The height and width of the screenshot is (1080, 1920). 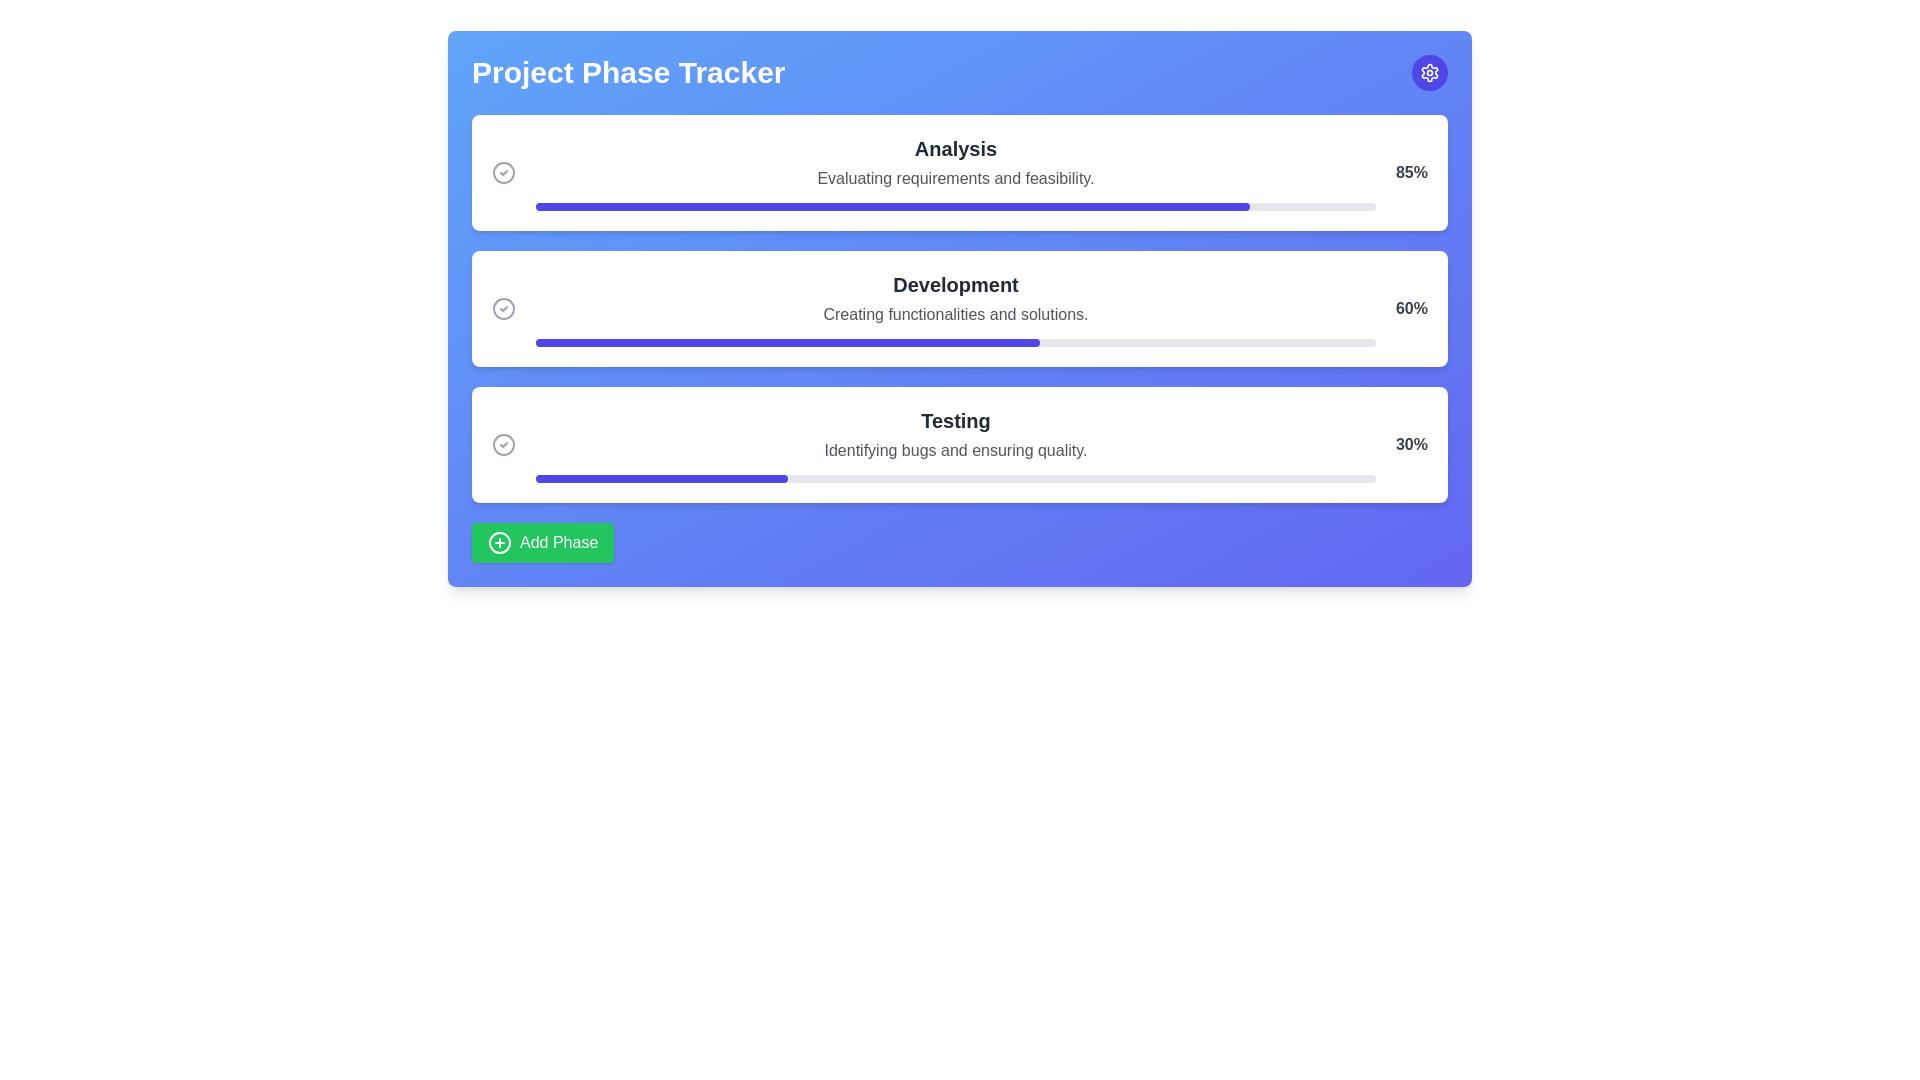 I want to click on the circular check icon to observe the cascading effects on nearby elements in the 'Analysis' section, so click(x=504, y=172).